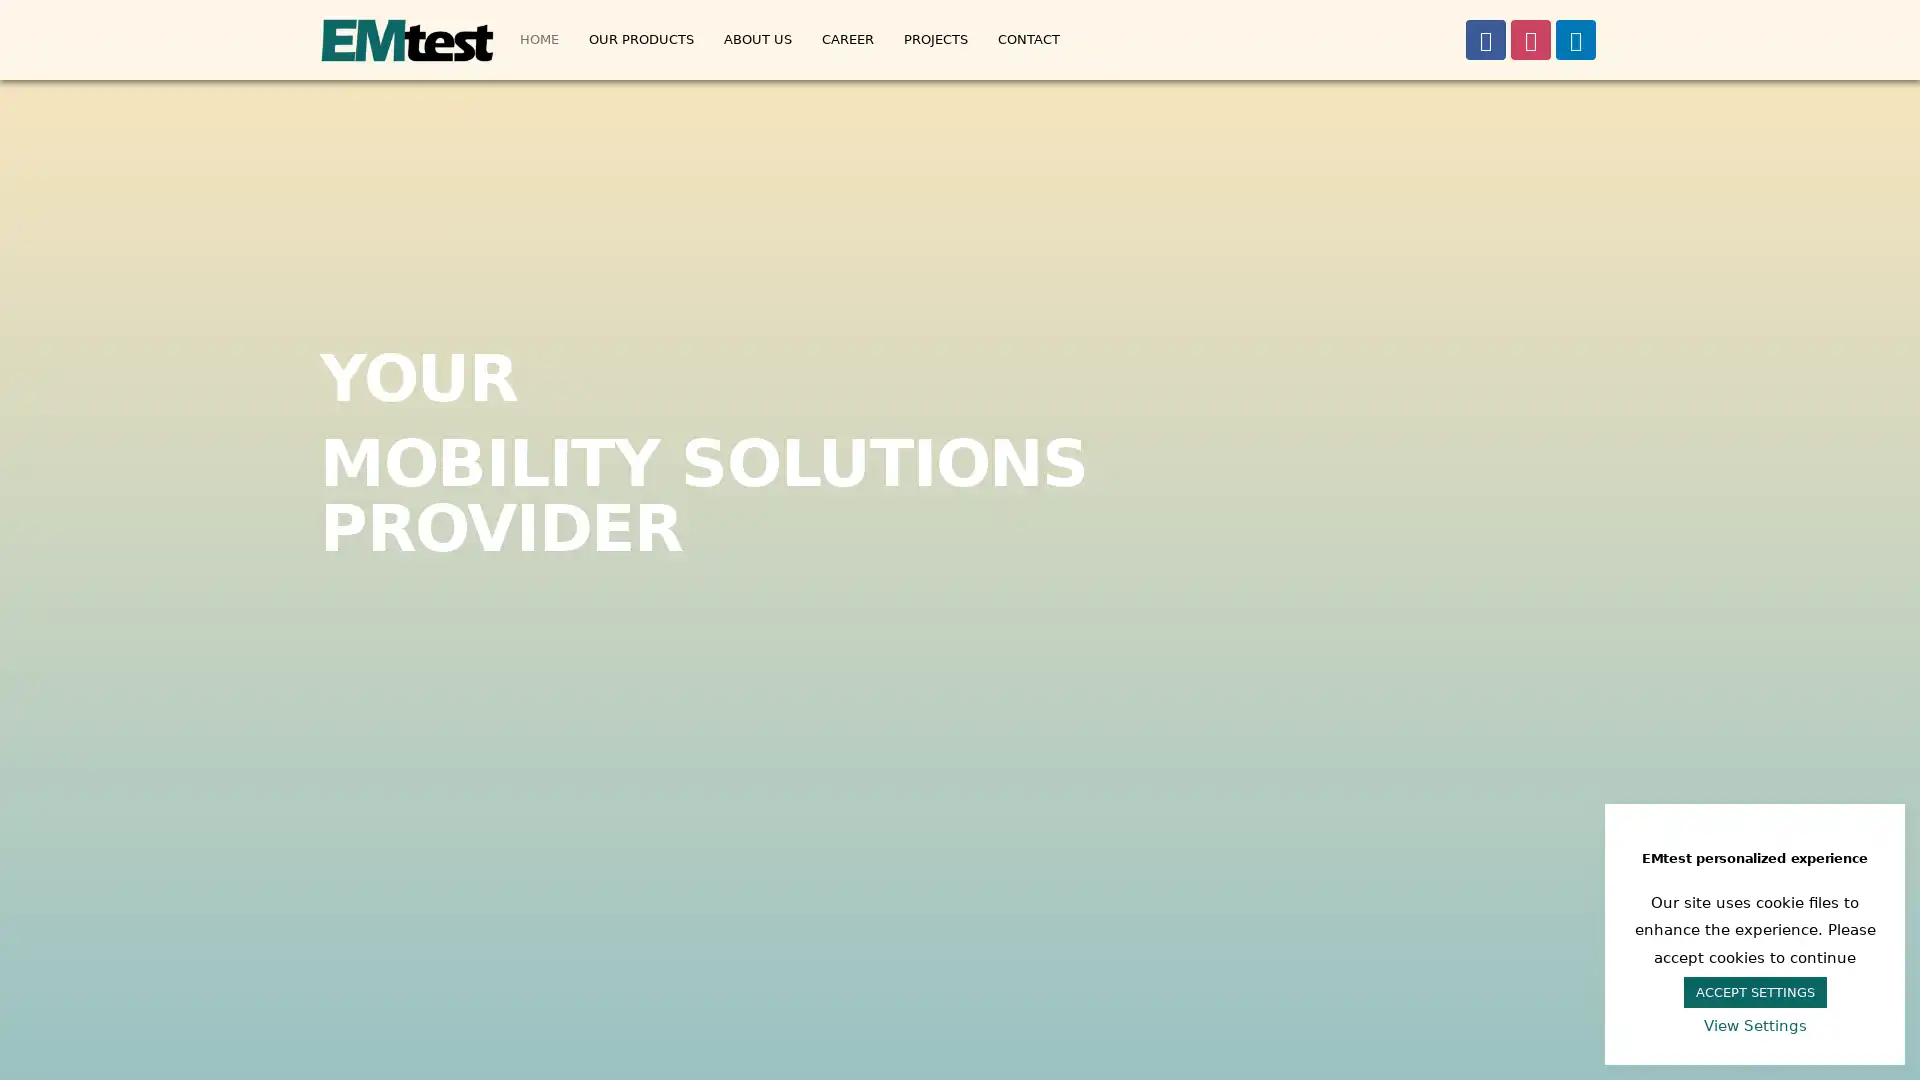 This screenshot has height=1080, width=1920. What do you see at coordinates (1753, 1026) in the screenshot?
I see `View Settings` at bounding box center [1753, 1026].